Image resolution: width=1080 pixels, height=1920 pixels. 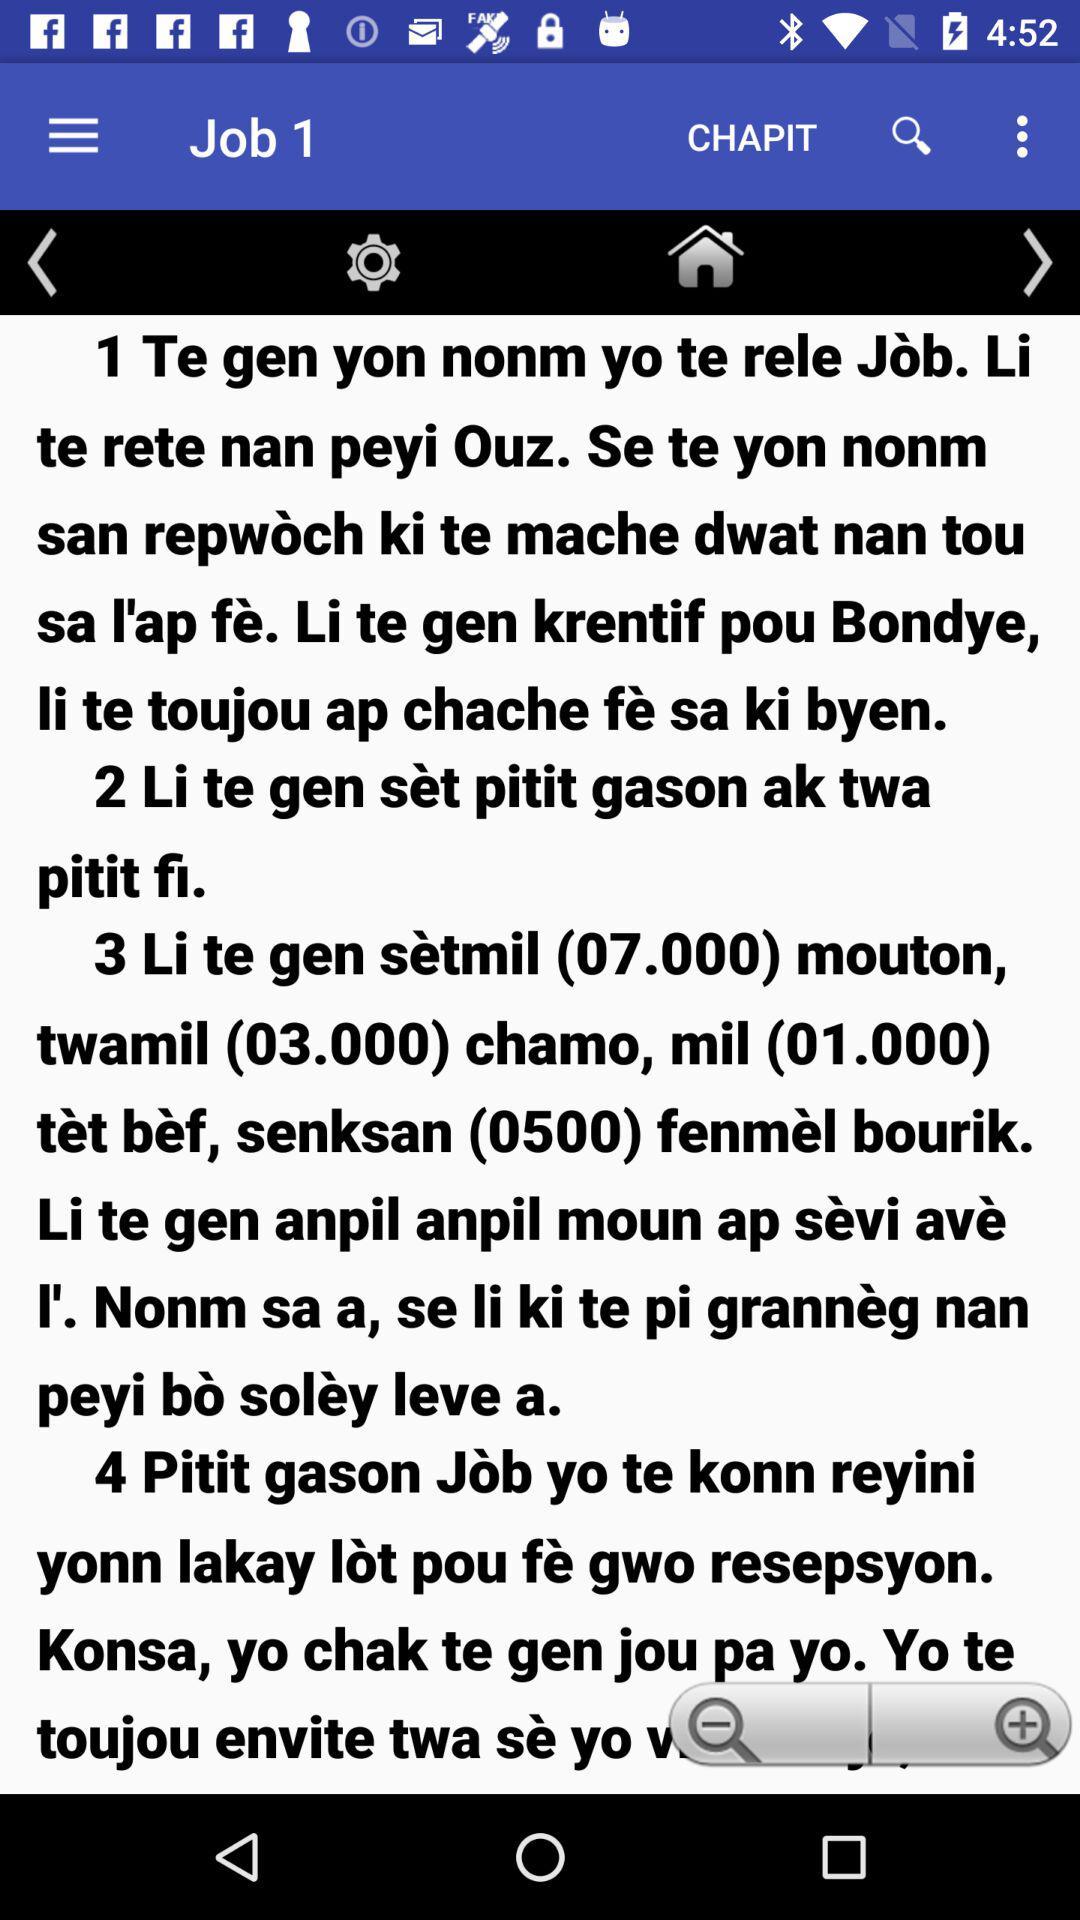 I want to click on item to the left of job 1 item, so click(x=72, y=135).